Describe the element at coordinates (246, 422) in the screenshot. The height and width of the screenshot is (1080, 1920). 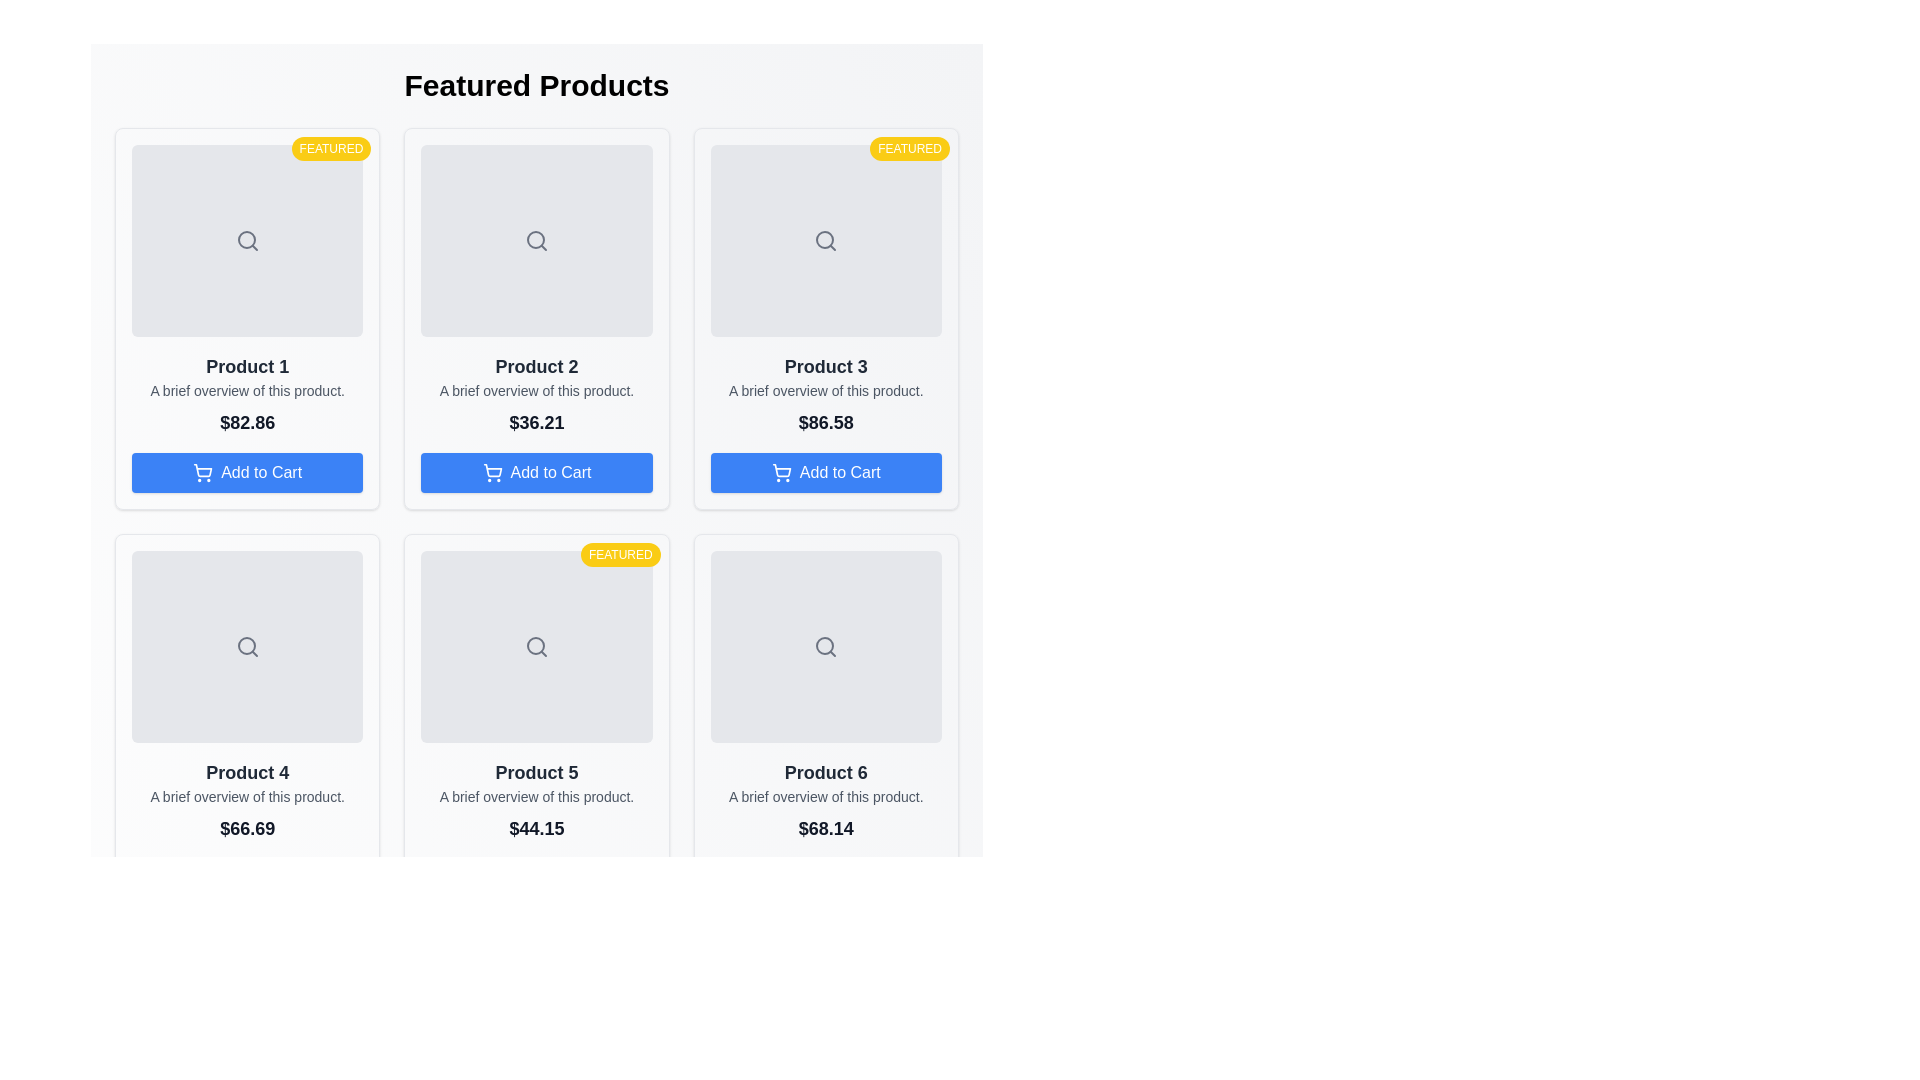
I see `the text label displaying the price of the product in Product 1 card` at that location.